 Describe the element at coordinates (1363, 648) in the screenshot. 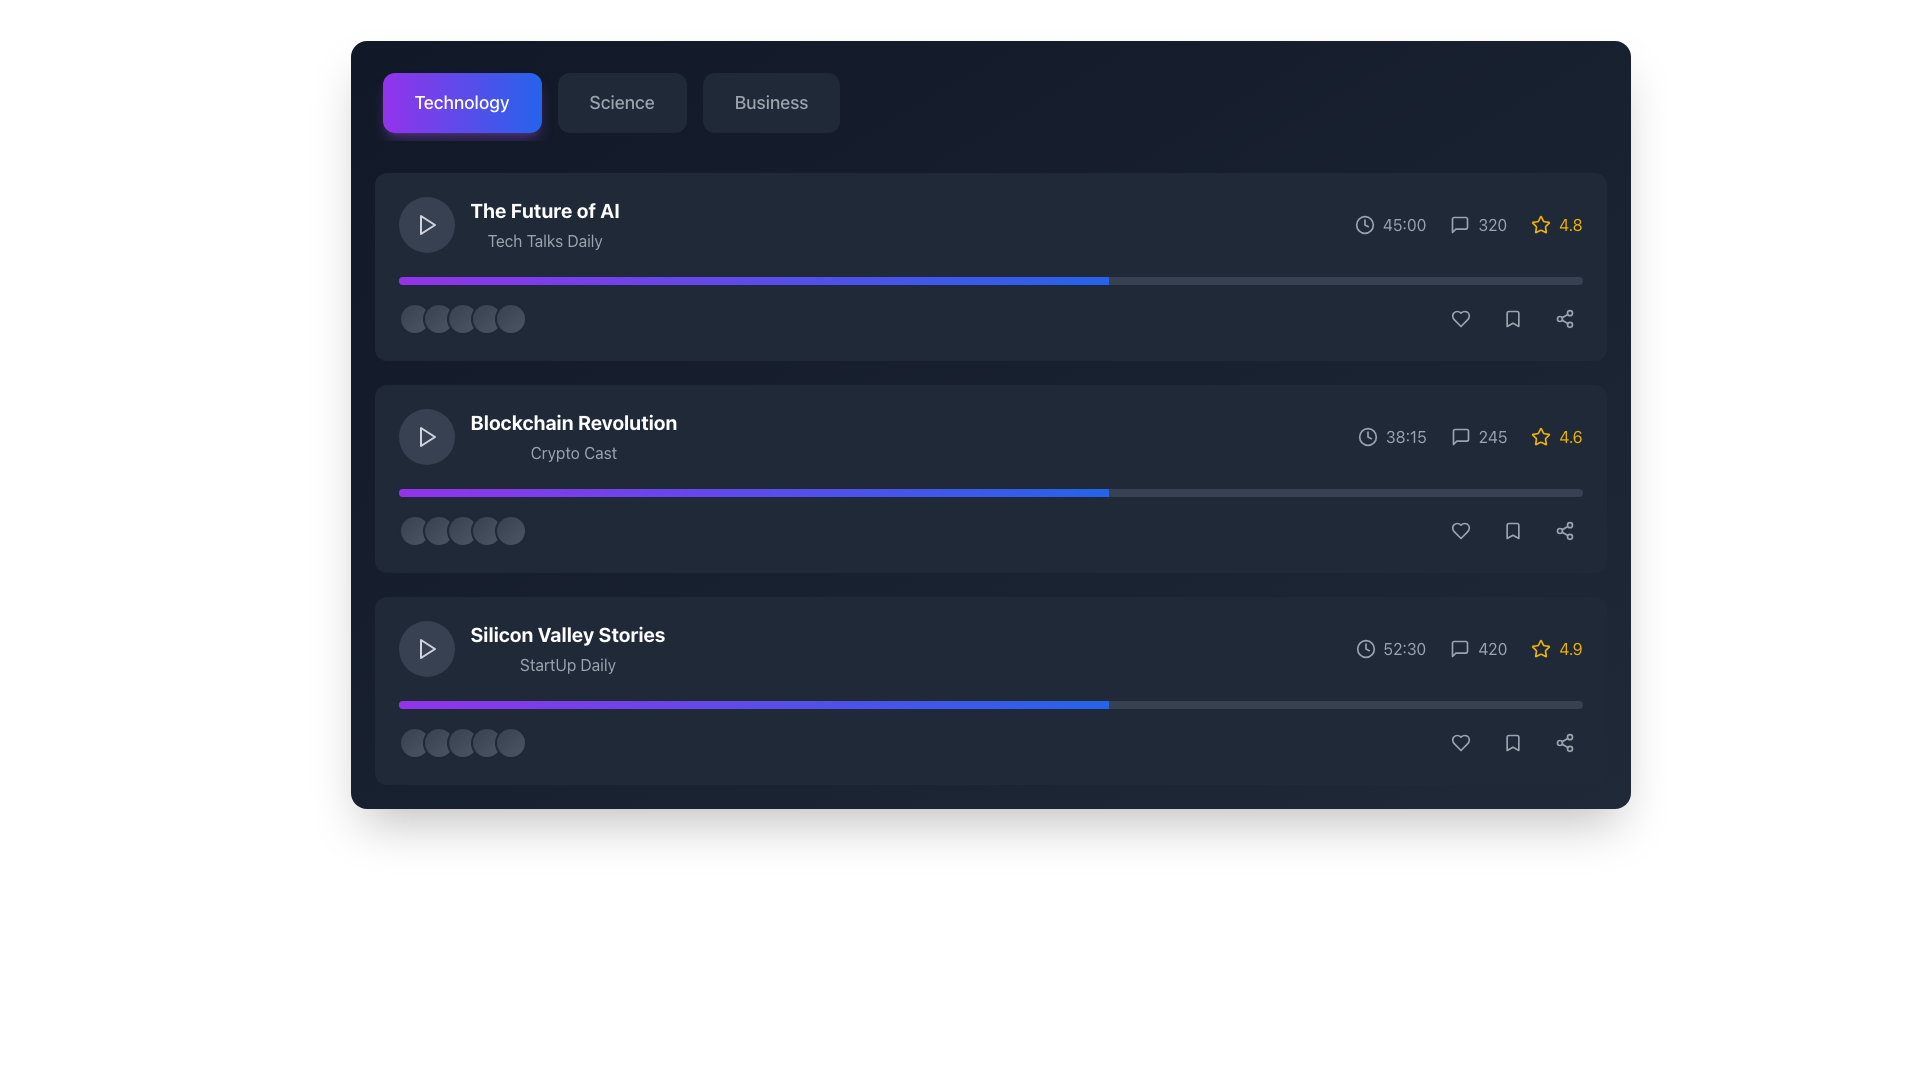

I see `the circular clock icon located to the left of the text '52:30' in the bottommost entry of the list` at that location.